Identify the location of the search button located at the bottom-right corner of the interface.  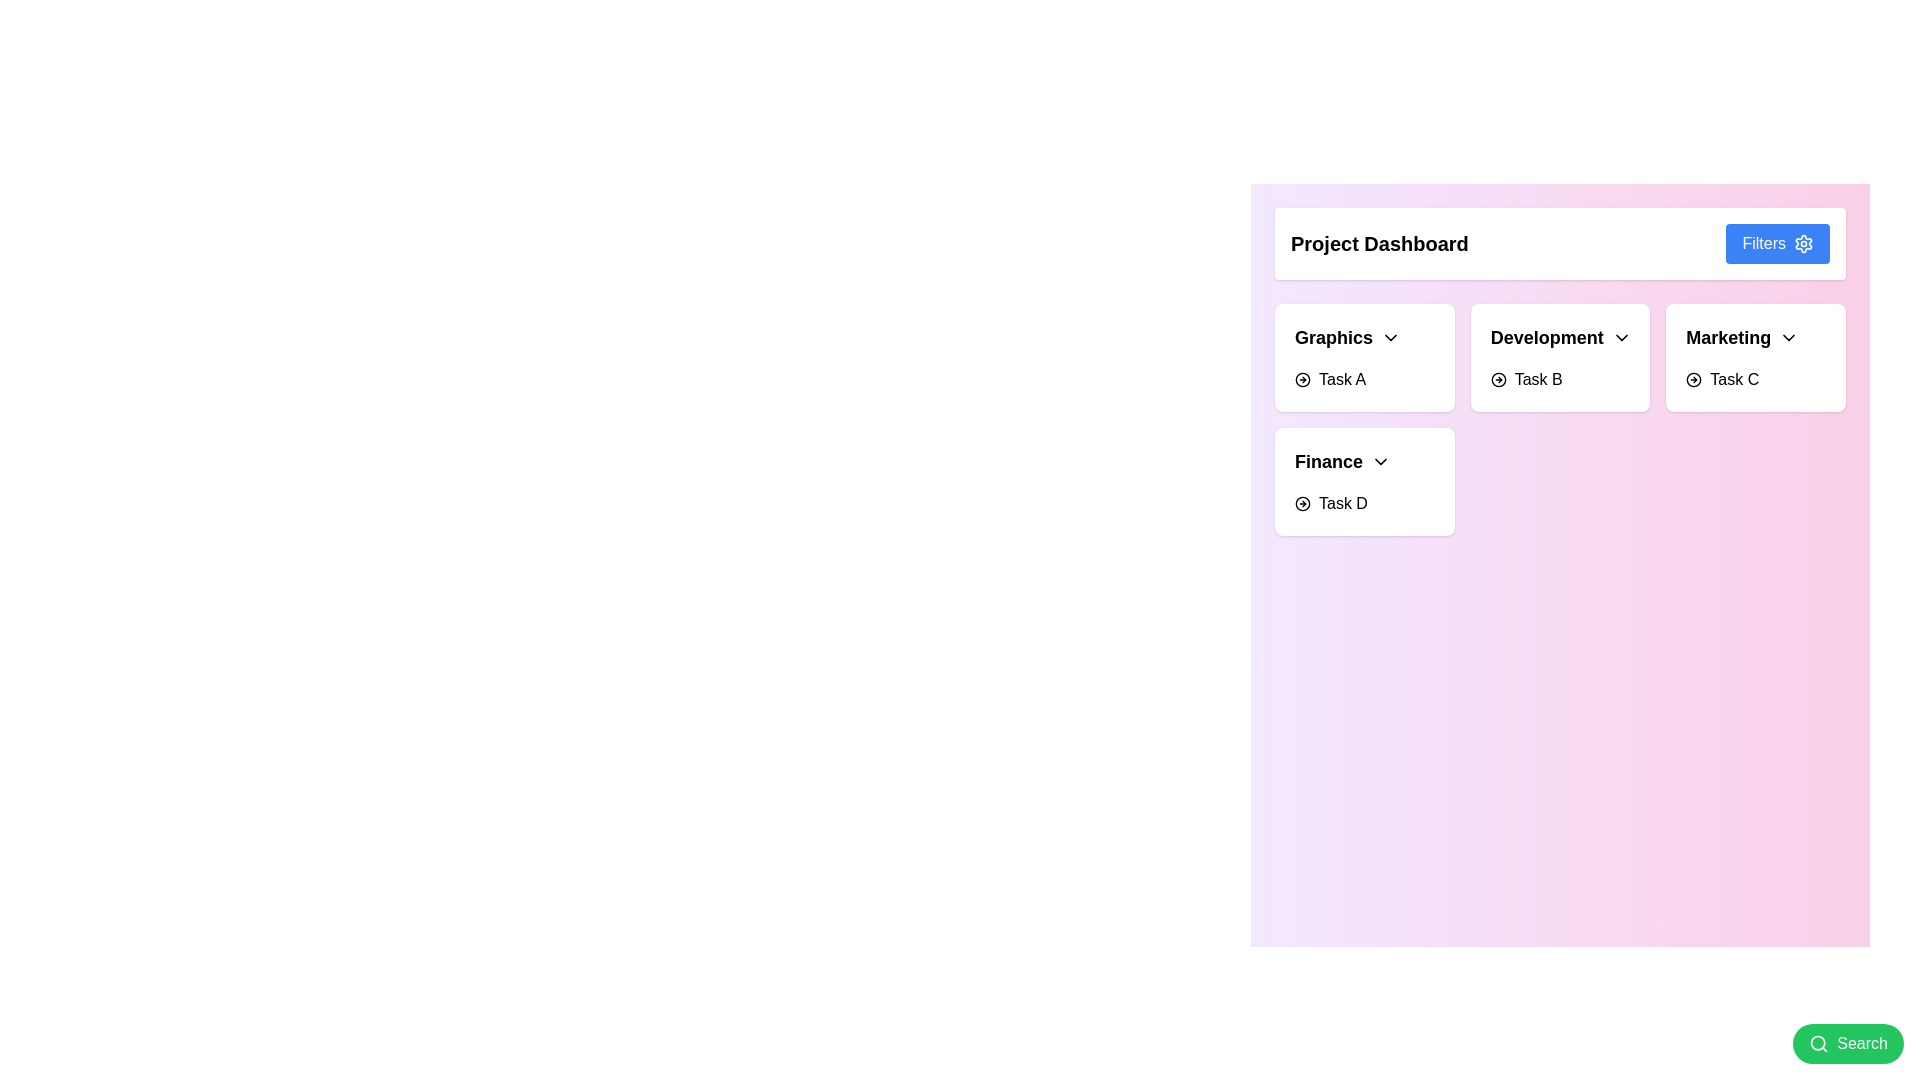
(1847, 1043).